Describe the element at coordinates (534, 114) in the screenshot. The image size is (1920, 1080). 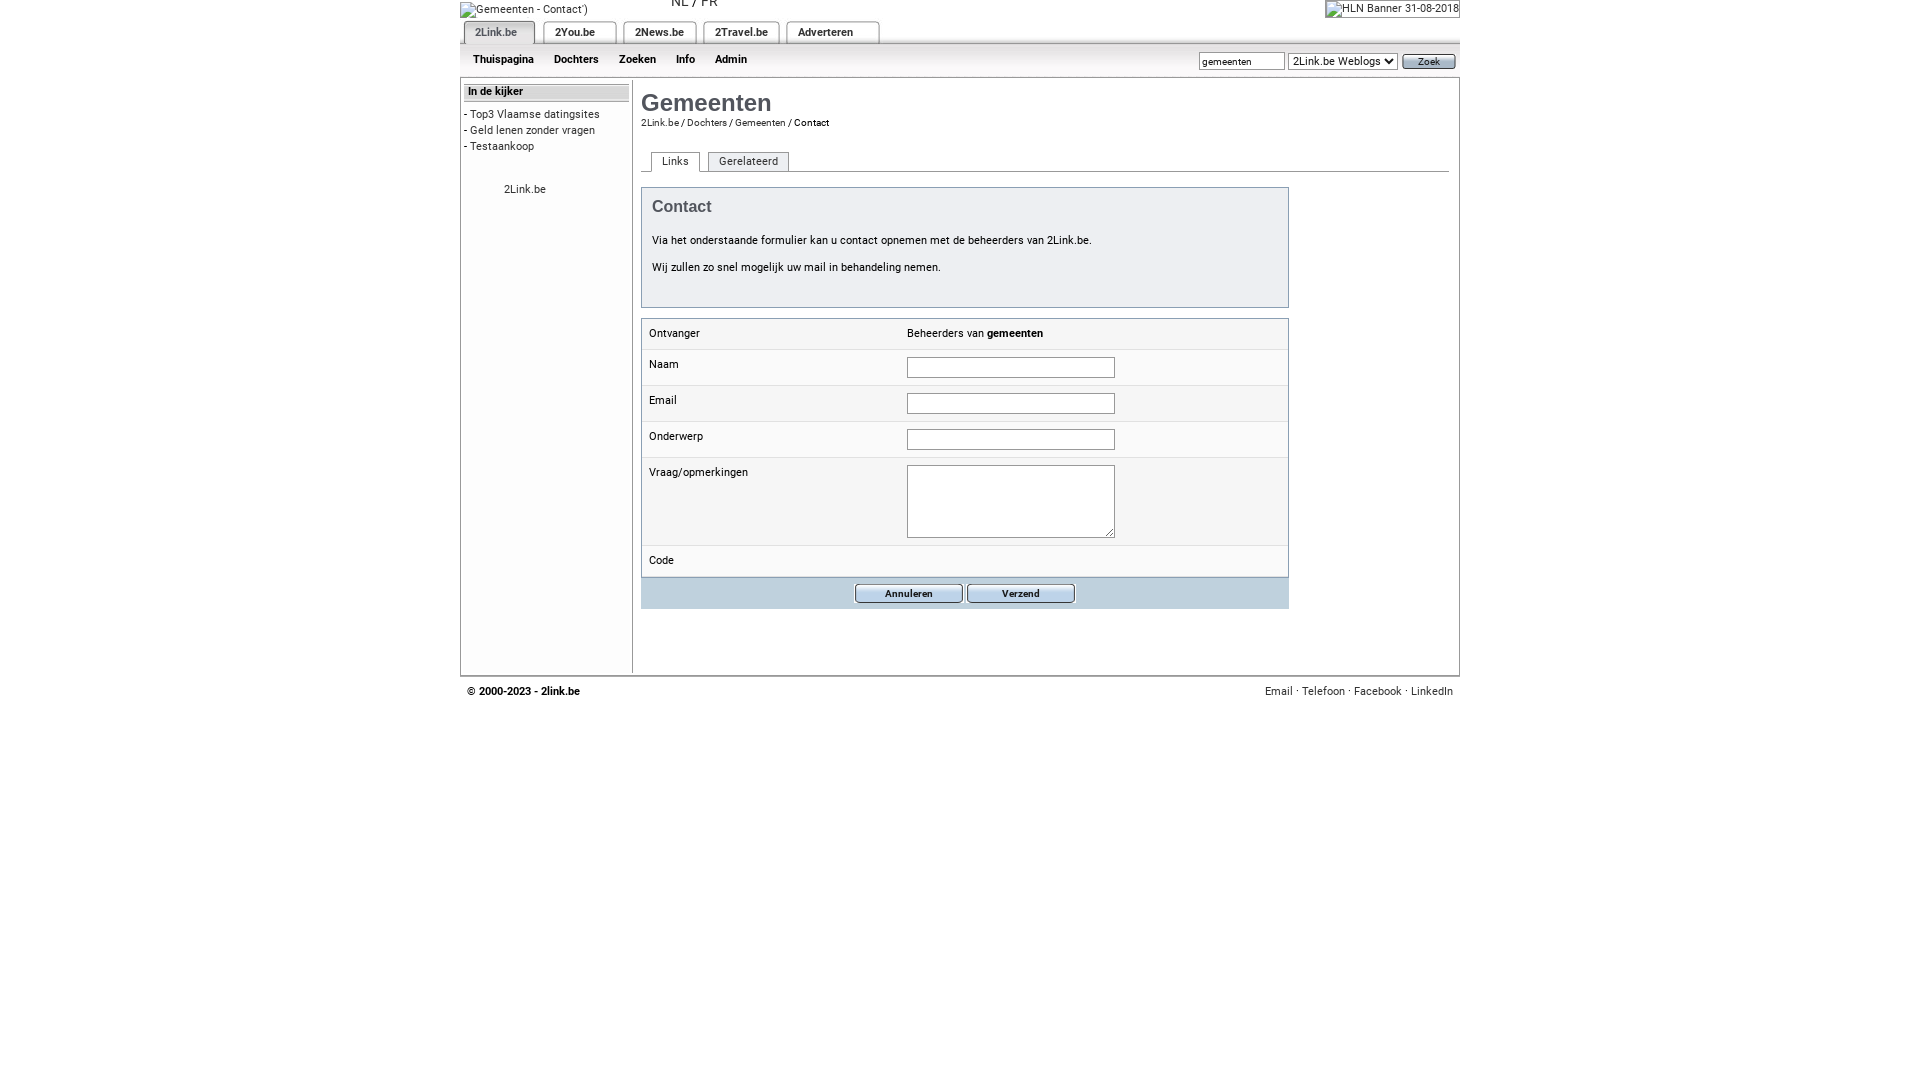
I see `'Top3 Vlaamse datingsites'` at that location.